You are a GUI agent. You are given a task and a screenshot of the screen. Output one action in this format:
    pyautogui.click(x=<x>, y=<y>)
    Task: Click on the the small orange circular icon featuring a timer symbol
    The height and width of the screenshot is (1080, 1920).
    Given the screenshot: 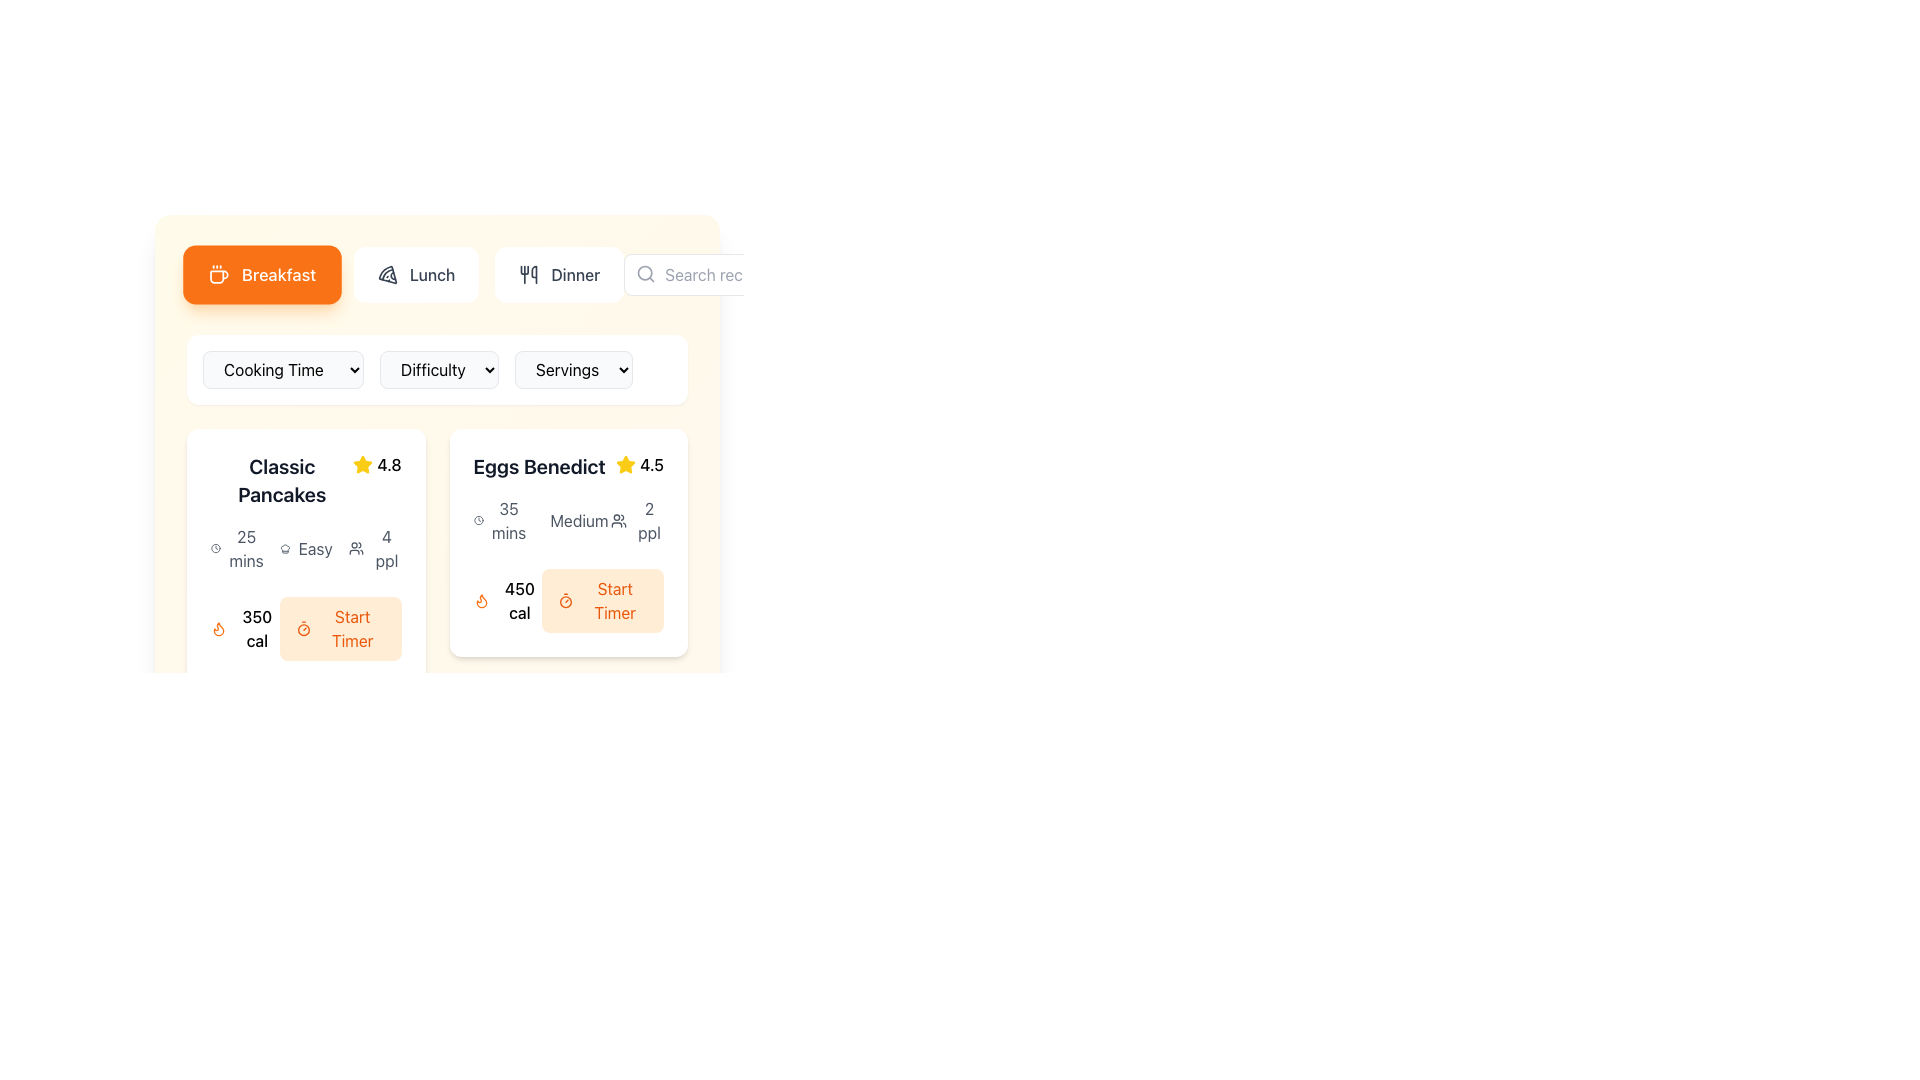 What is the action you would take?
    pyautogui.click(x=565, y=600)
    